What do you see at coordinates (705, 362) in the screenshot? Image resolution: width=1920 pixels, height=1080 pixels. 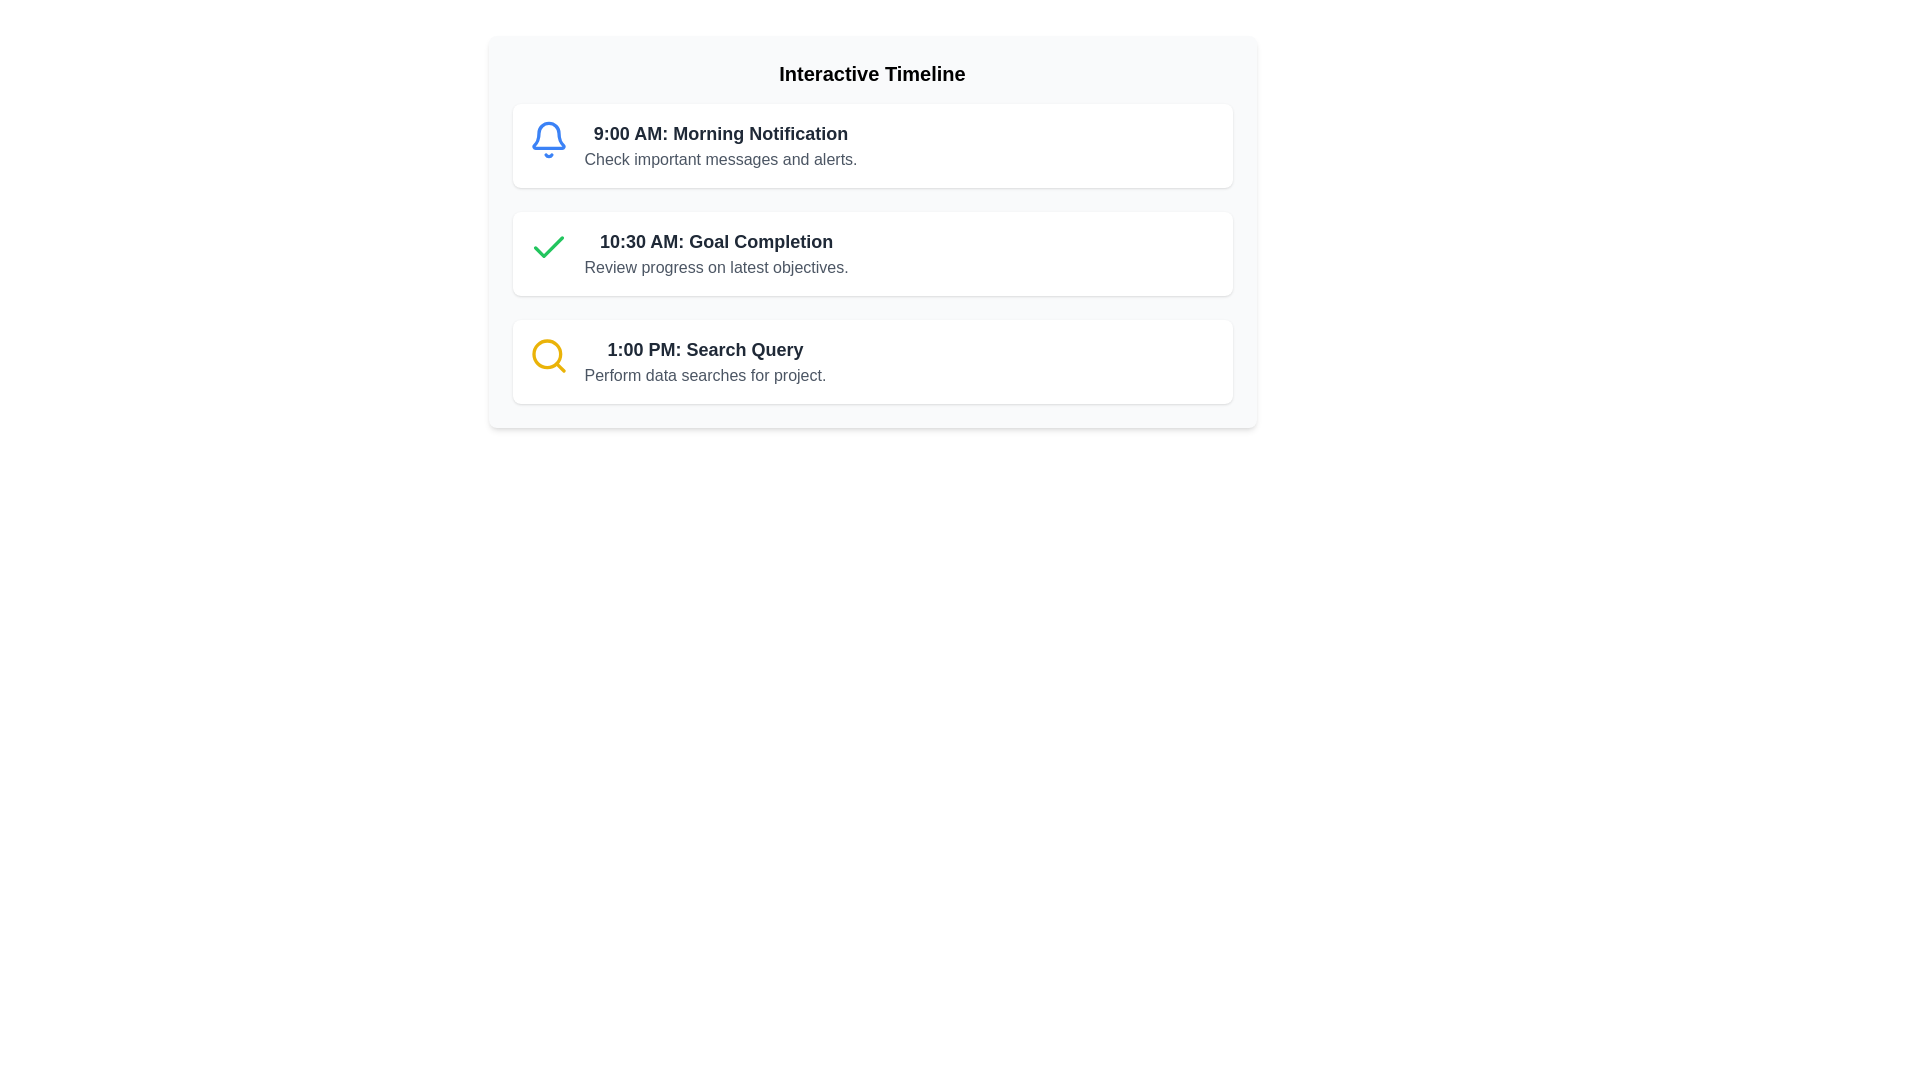 I see `text block containing '1:00 PM: Search Query' and 'Perform data searches for project.' located at the bottom of the 'Interactive Timeline' interface` at bounding box center [705, 362].